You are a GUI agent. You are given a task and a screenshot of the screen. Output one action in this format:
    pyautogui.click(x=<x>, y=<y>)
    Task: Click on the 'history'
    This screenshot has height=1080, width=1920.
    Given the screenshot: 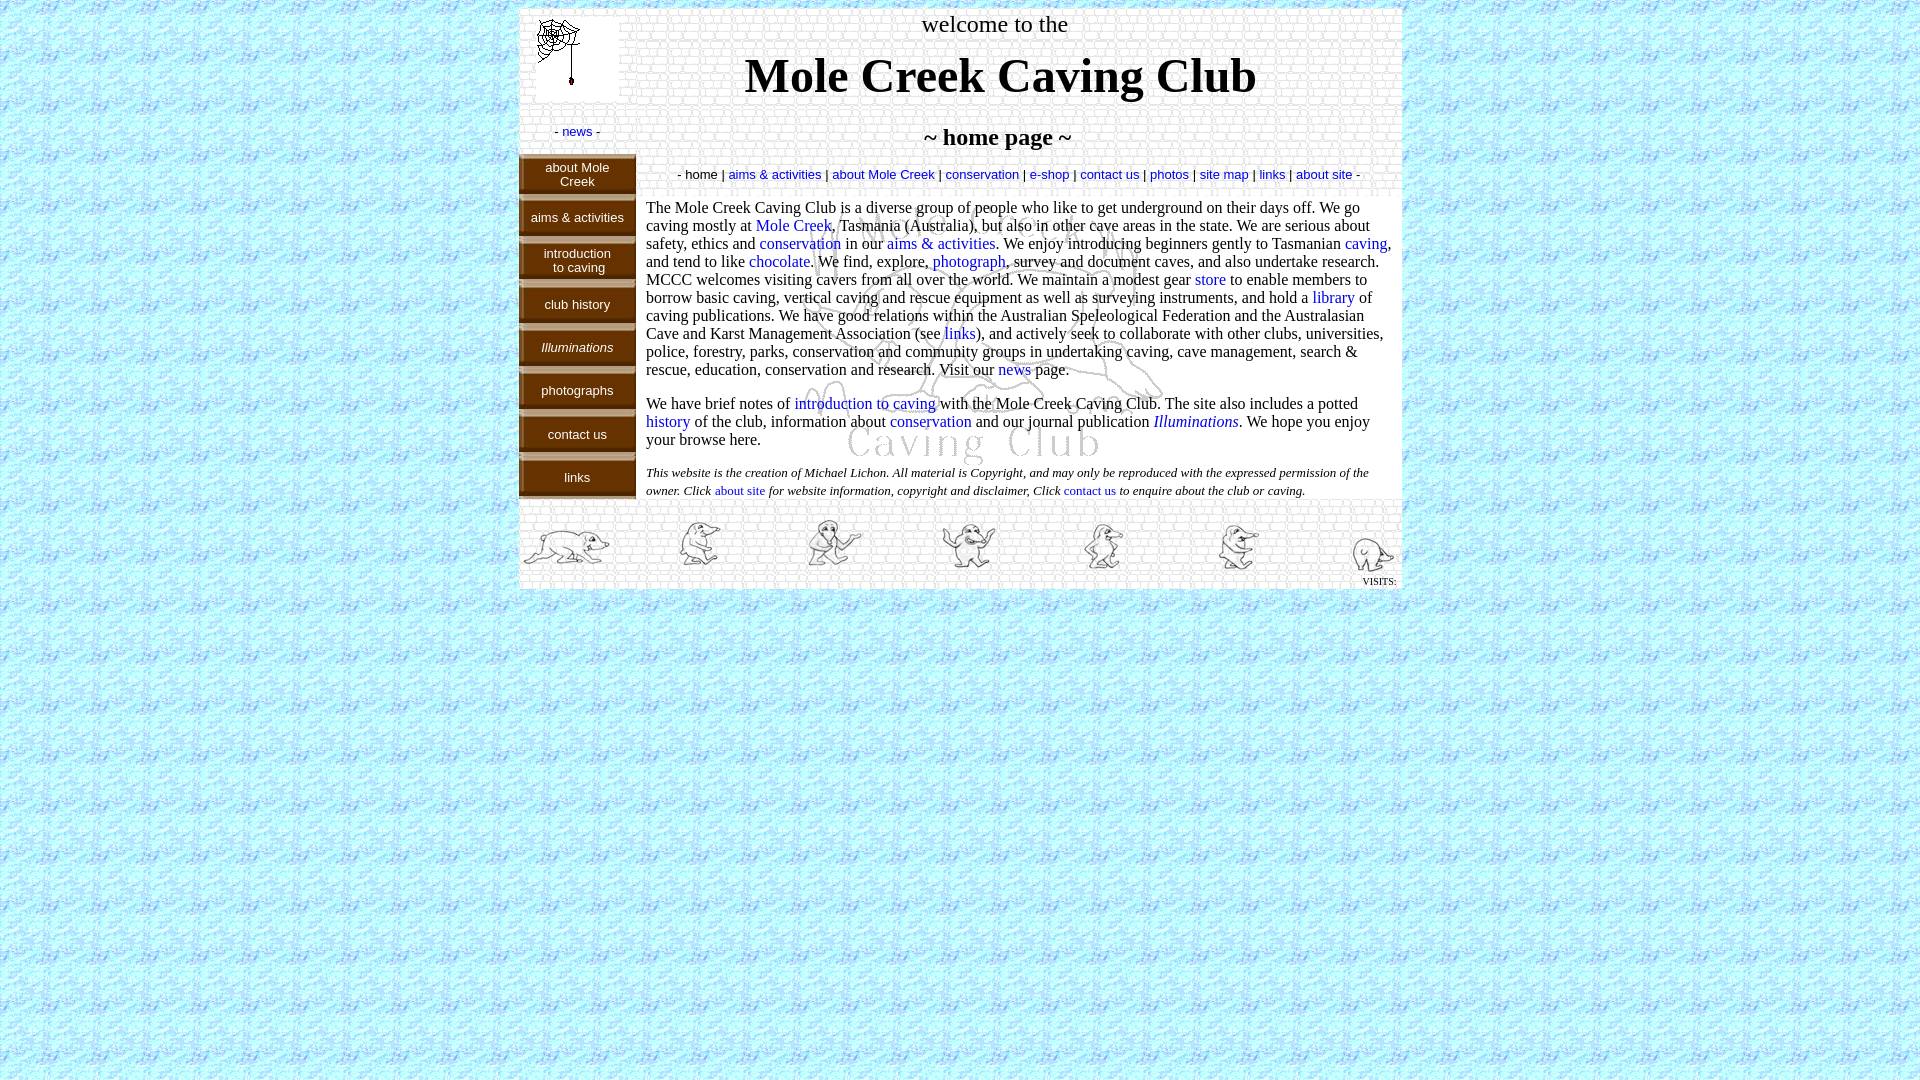 What is the action you would take?
    pyautogui.click(x=667, y=420)
    